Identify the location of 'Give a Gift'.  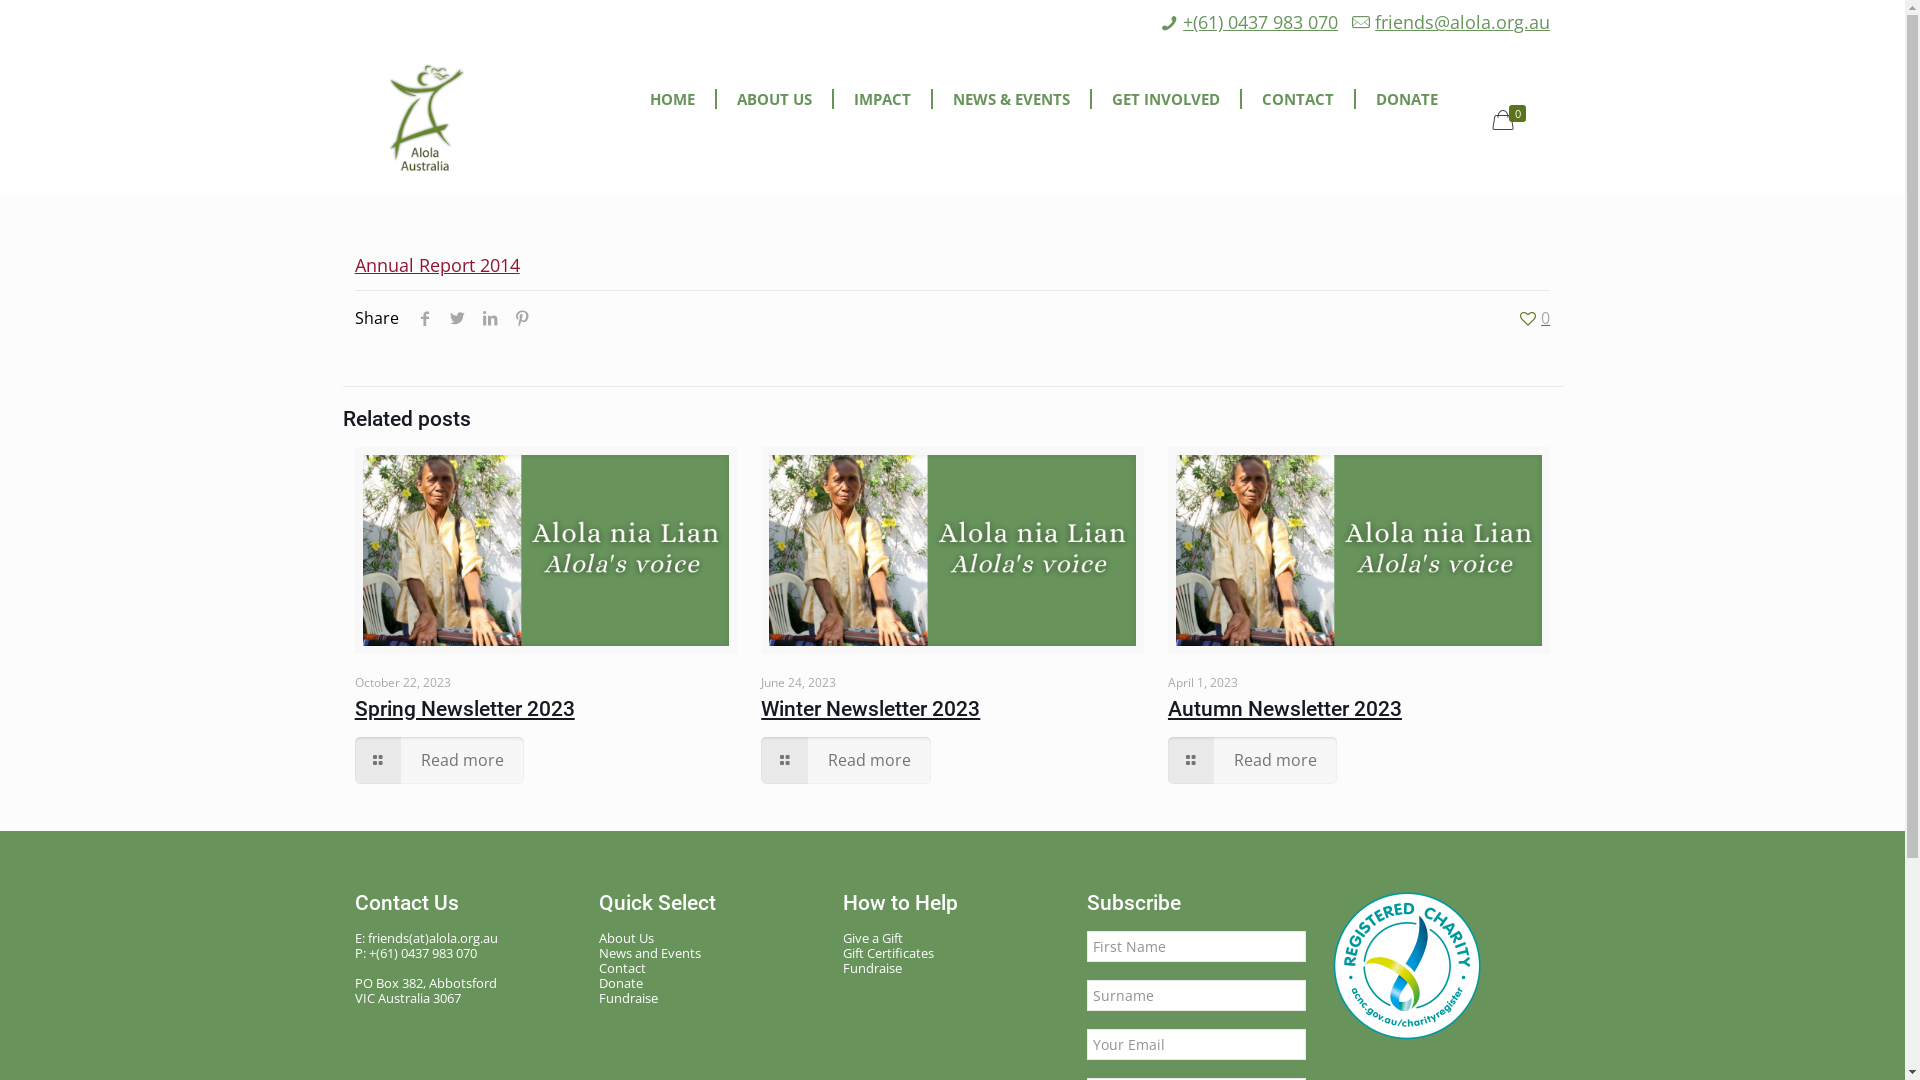
(952, 938).